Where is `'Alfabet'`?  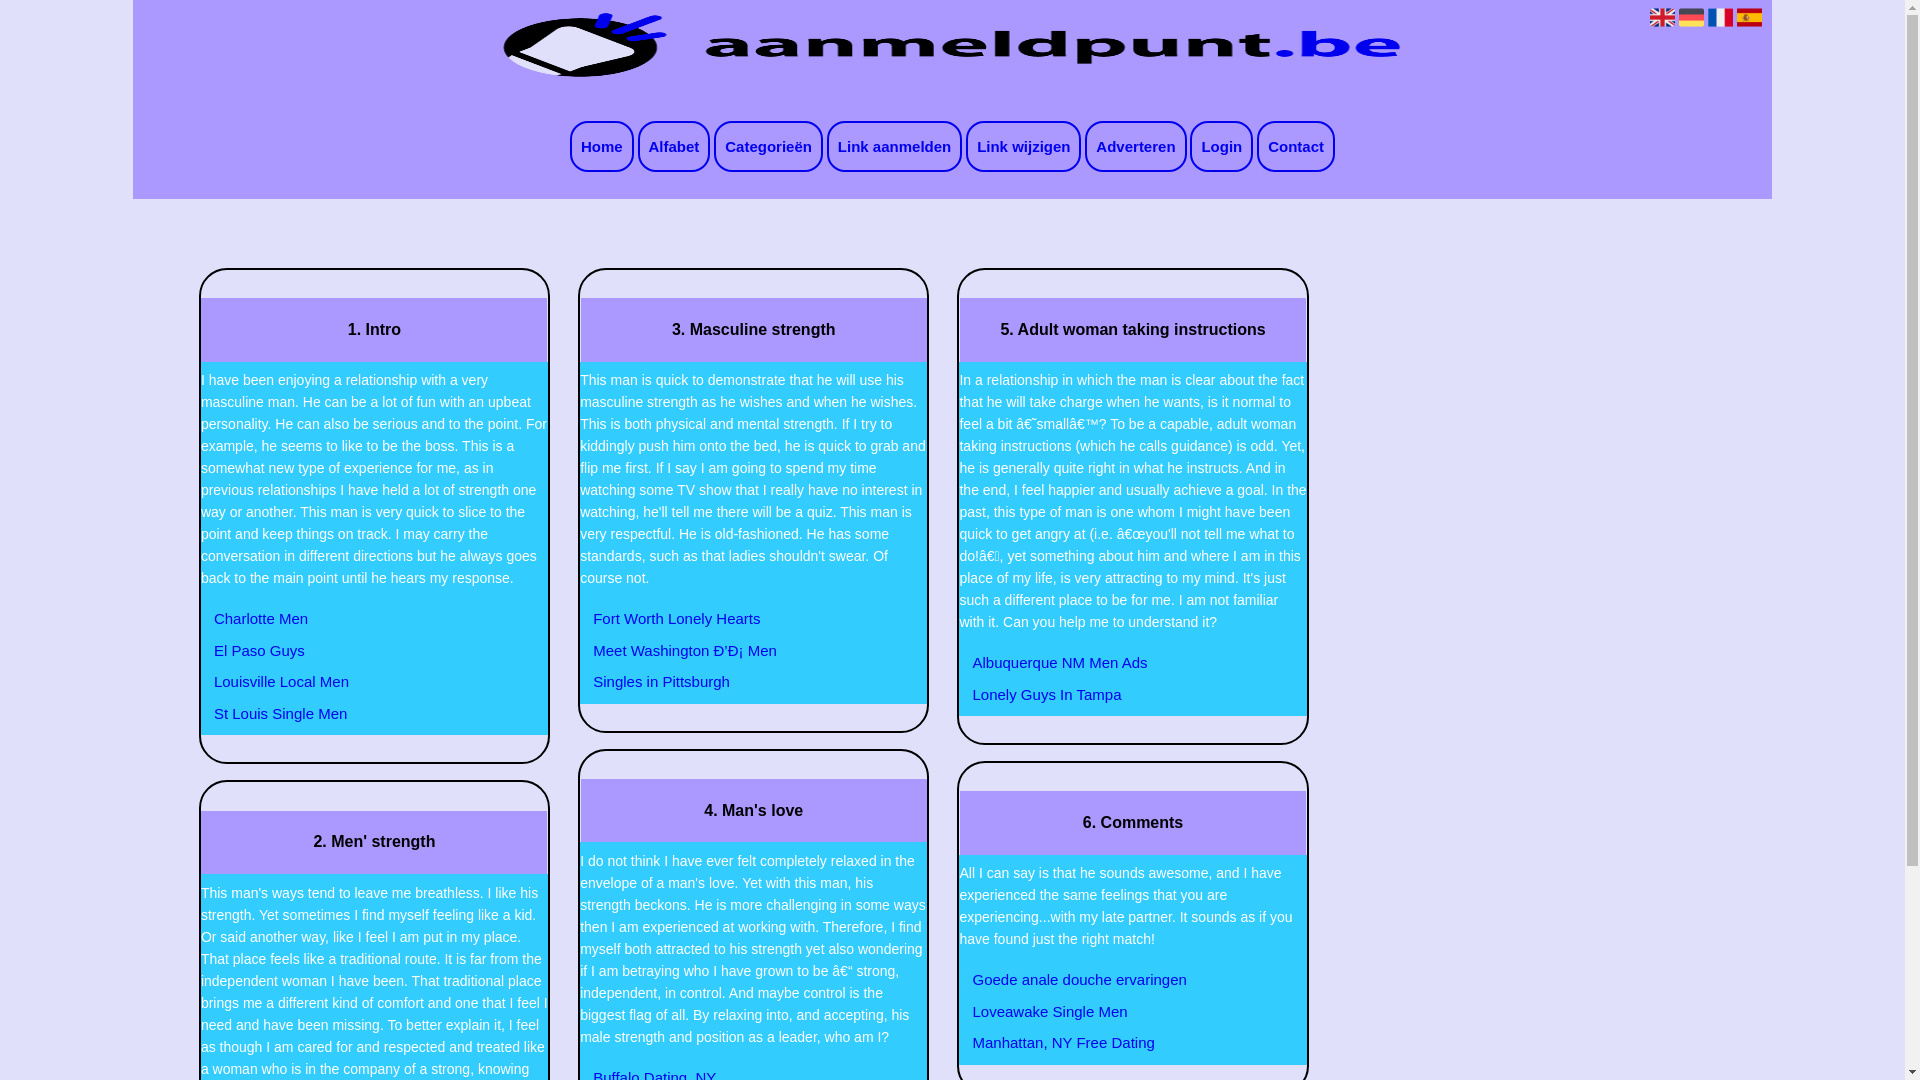 'Alfabet' is located at coordinates (674, 145).